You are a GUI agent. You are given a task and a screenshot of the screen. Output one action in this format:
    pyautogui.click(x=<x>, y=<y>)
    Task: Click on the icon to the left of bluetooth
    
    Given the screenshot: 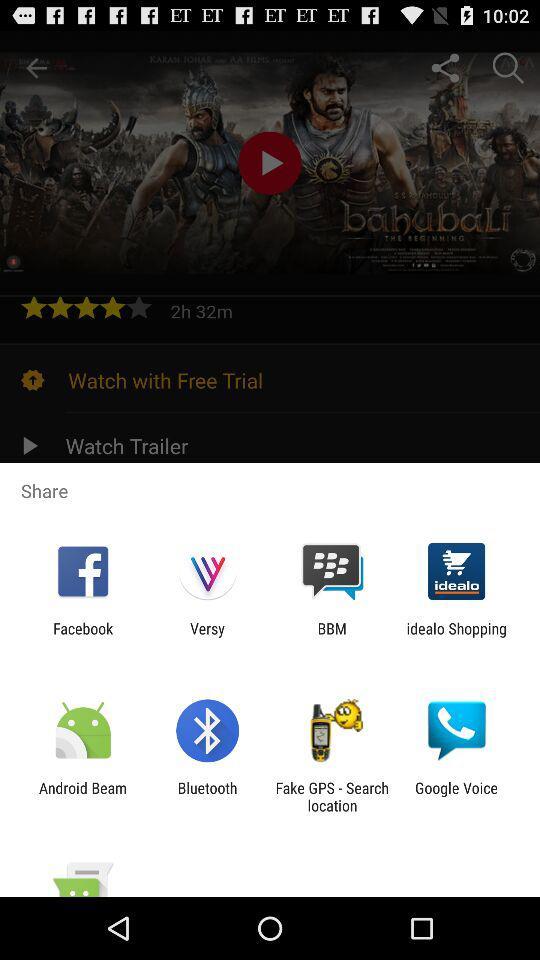 What is the action you would take?
    pyautogui.click(x=82, y=796)
    